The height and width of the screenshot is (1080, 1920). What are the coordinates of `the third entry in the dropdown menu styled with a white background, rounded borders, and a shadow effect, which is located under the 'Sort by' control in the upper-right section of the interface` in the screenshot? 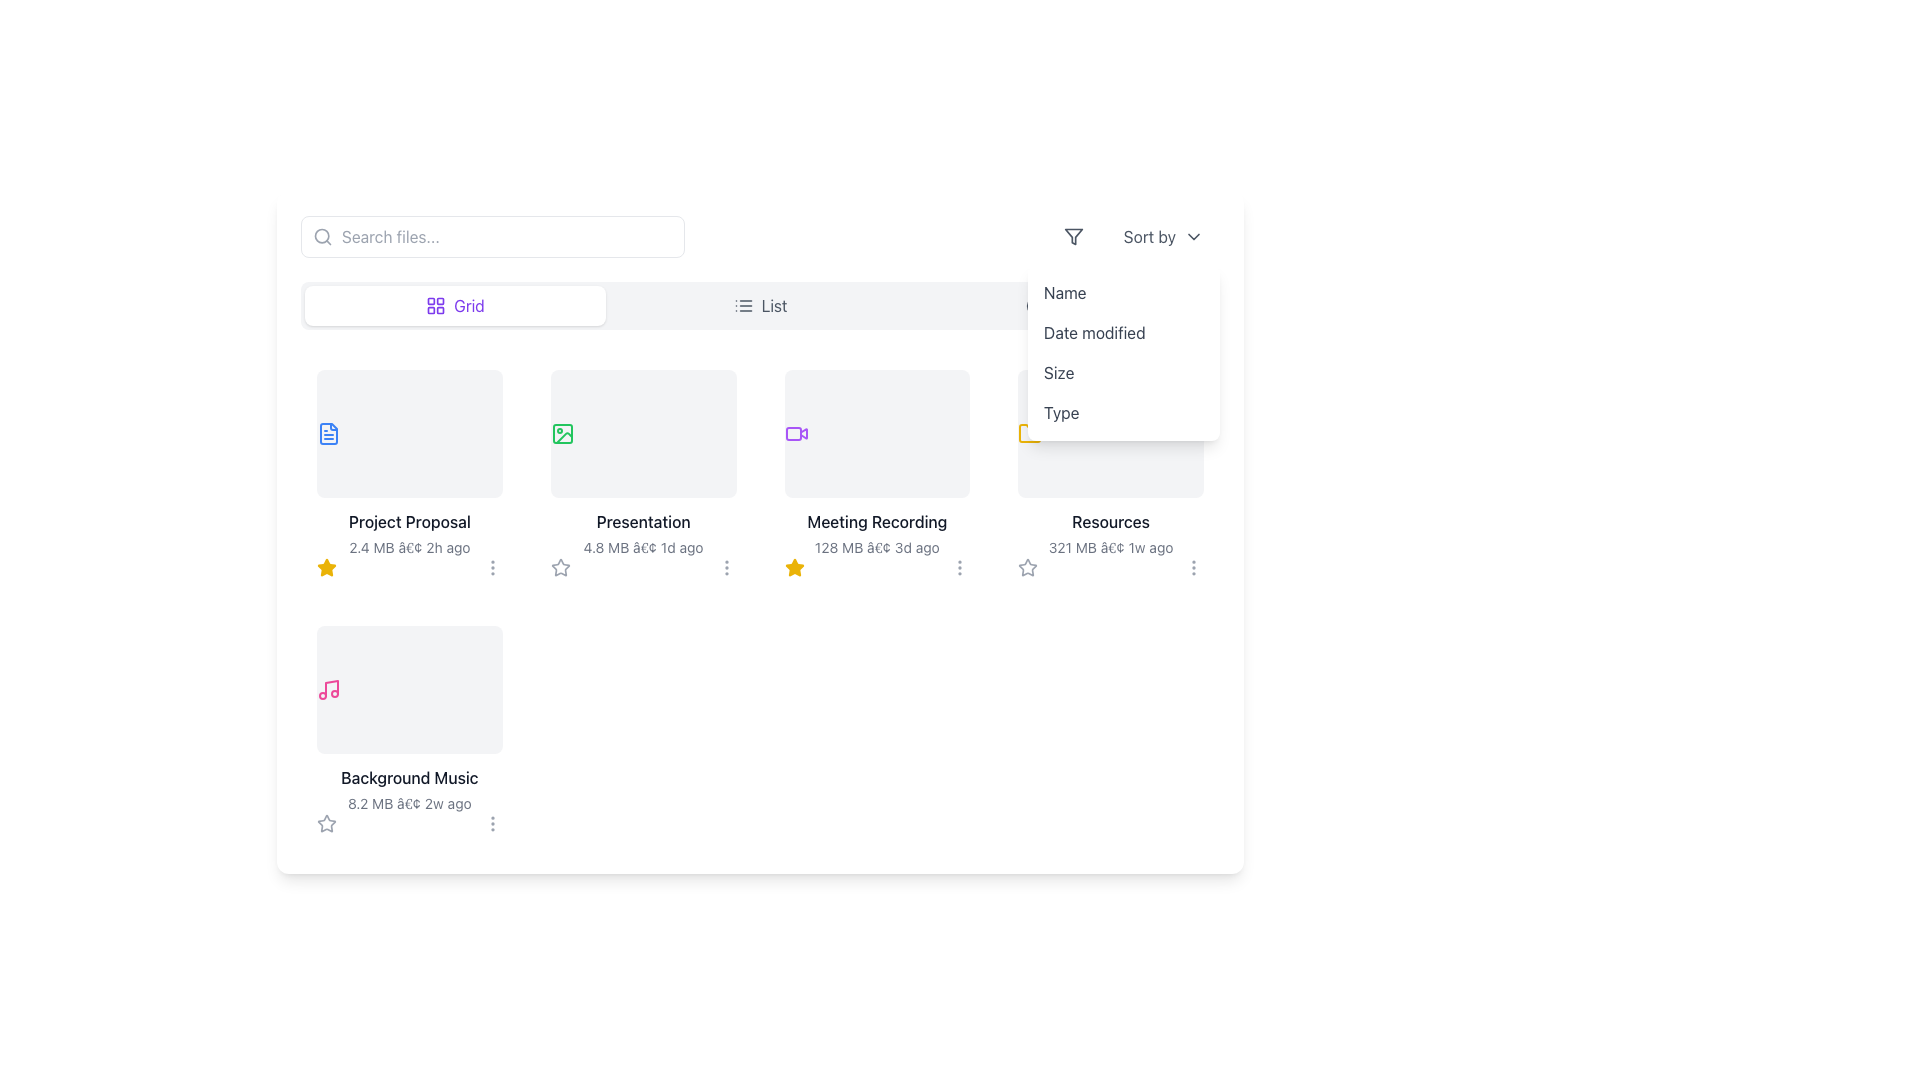 It's located at (1123, 352).